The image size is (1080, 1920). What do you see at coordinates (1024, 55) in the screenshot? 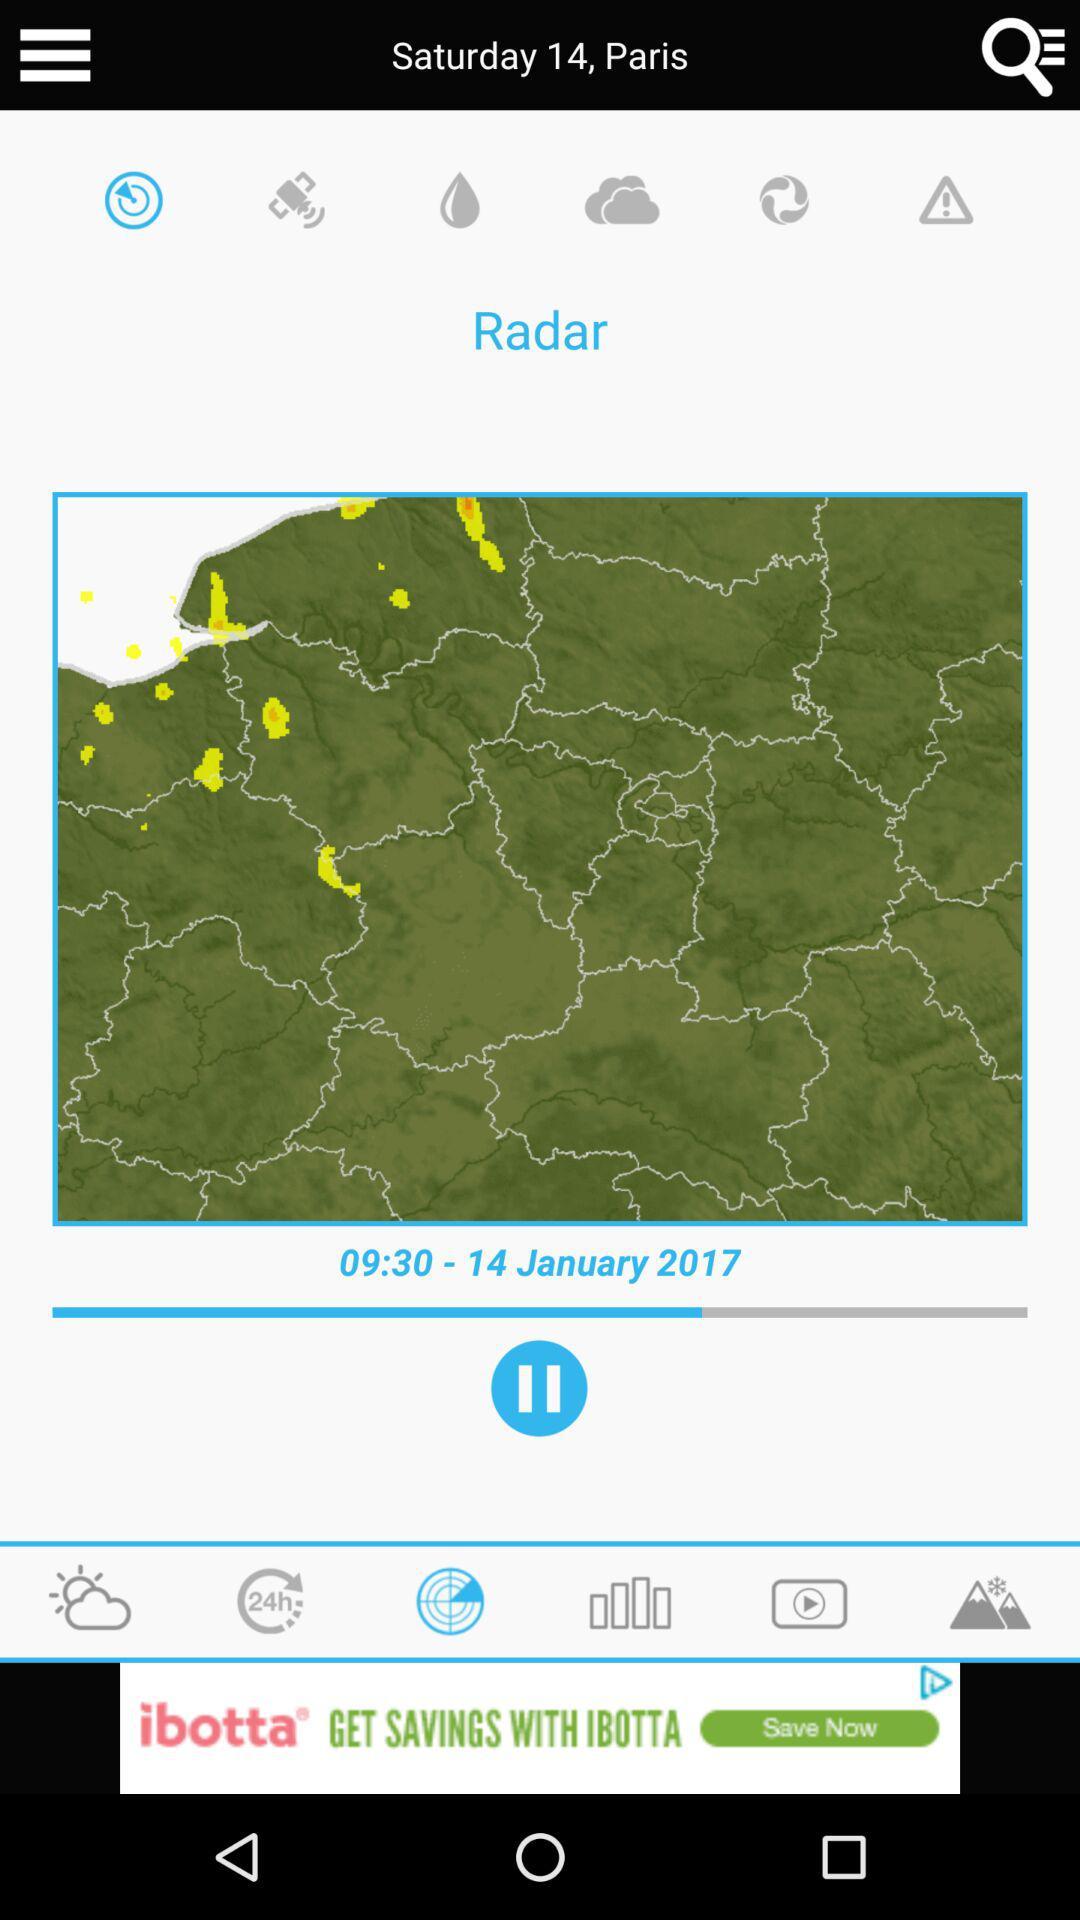
I see `search for area` at bounding box center [1024, 55].